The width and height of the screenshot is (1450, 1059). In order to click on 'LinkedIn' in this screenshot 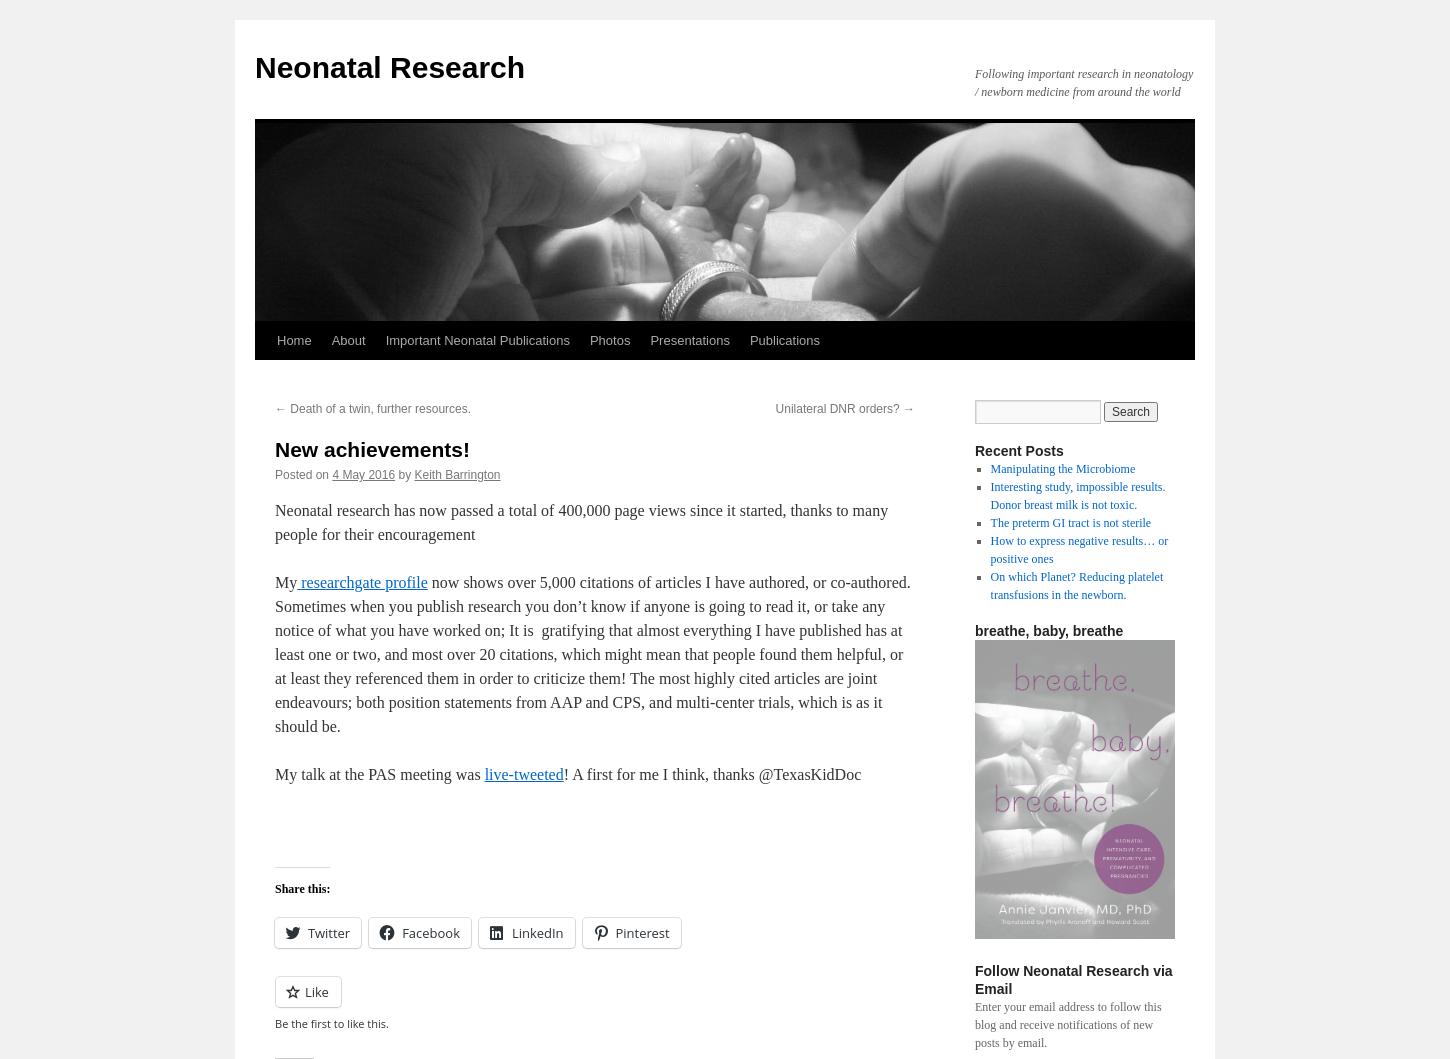, I will do `click(537, 932)`.